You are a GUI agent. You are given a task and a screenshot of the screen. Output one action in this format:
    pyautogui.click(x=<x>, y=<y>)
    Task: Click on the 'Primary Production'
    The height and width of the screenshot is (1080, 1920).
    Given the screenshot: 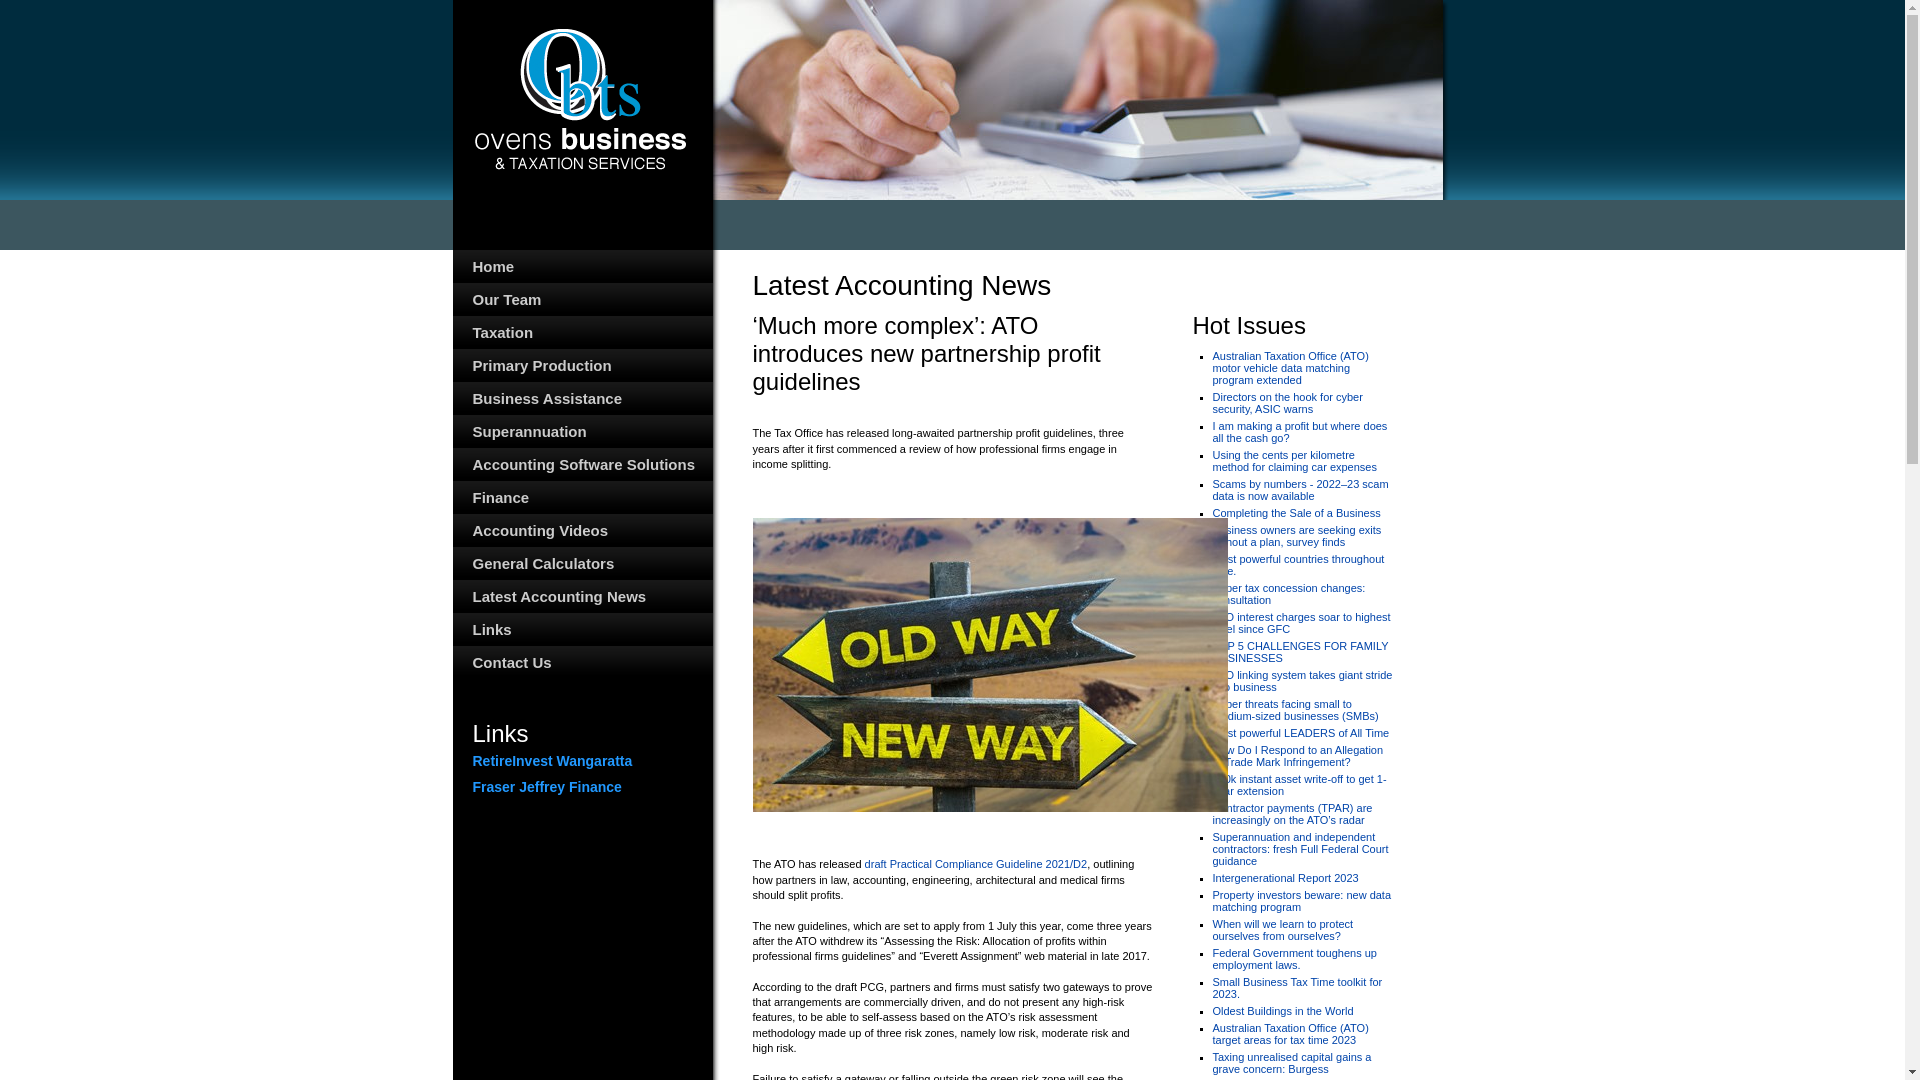 What is the action you would take?
    pyautogui.click(x=580, y=365)
    